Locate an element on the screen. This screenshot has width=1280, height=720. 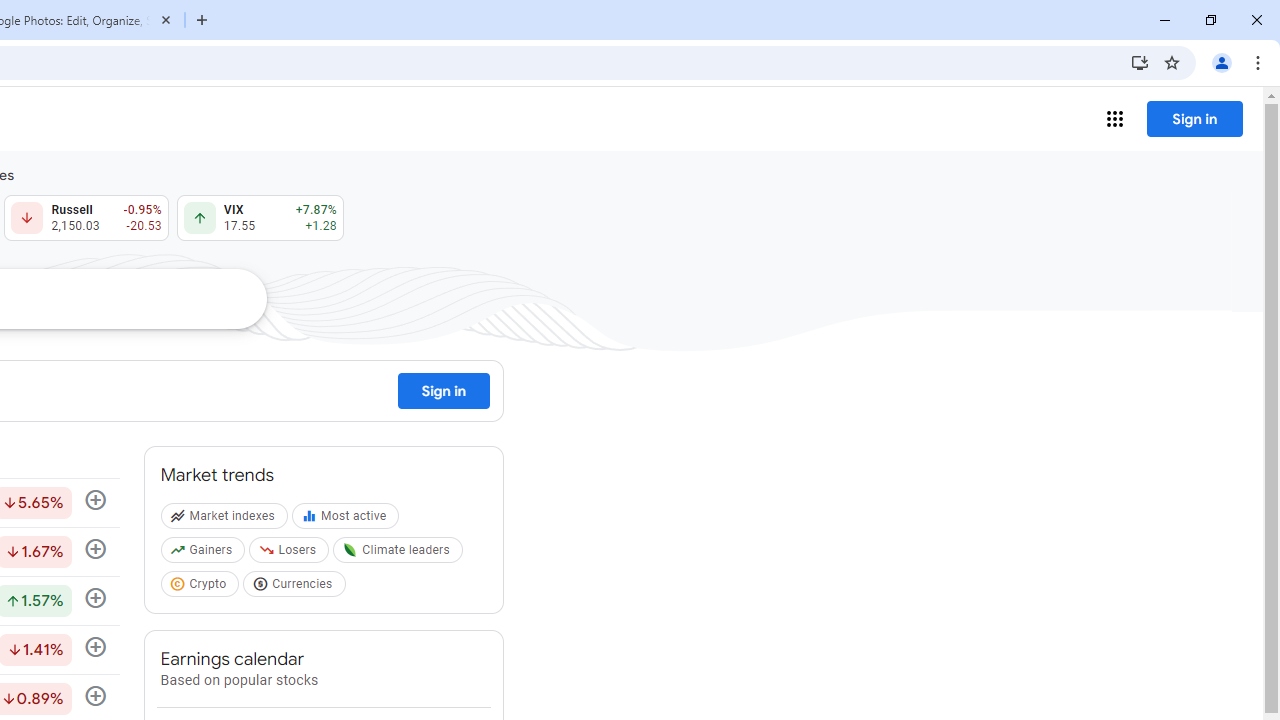
'Install Google Finance' is located at coordinates (1139, 61).